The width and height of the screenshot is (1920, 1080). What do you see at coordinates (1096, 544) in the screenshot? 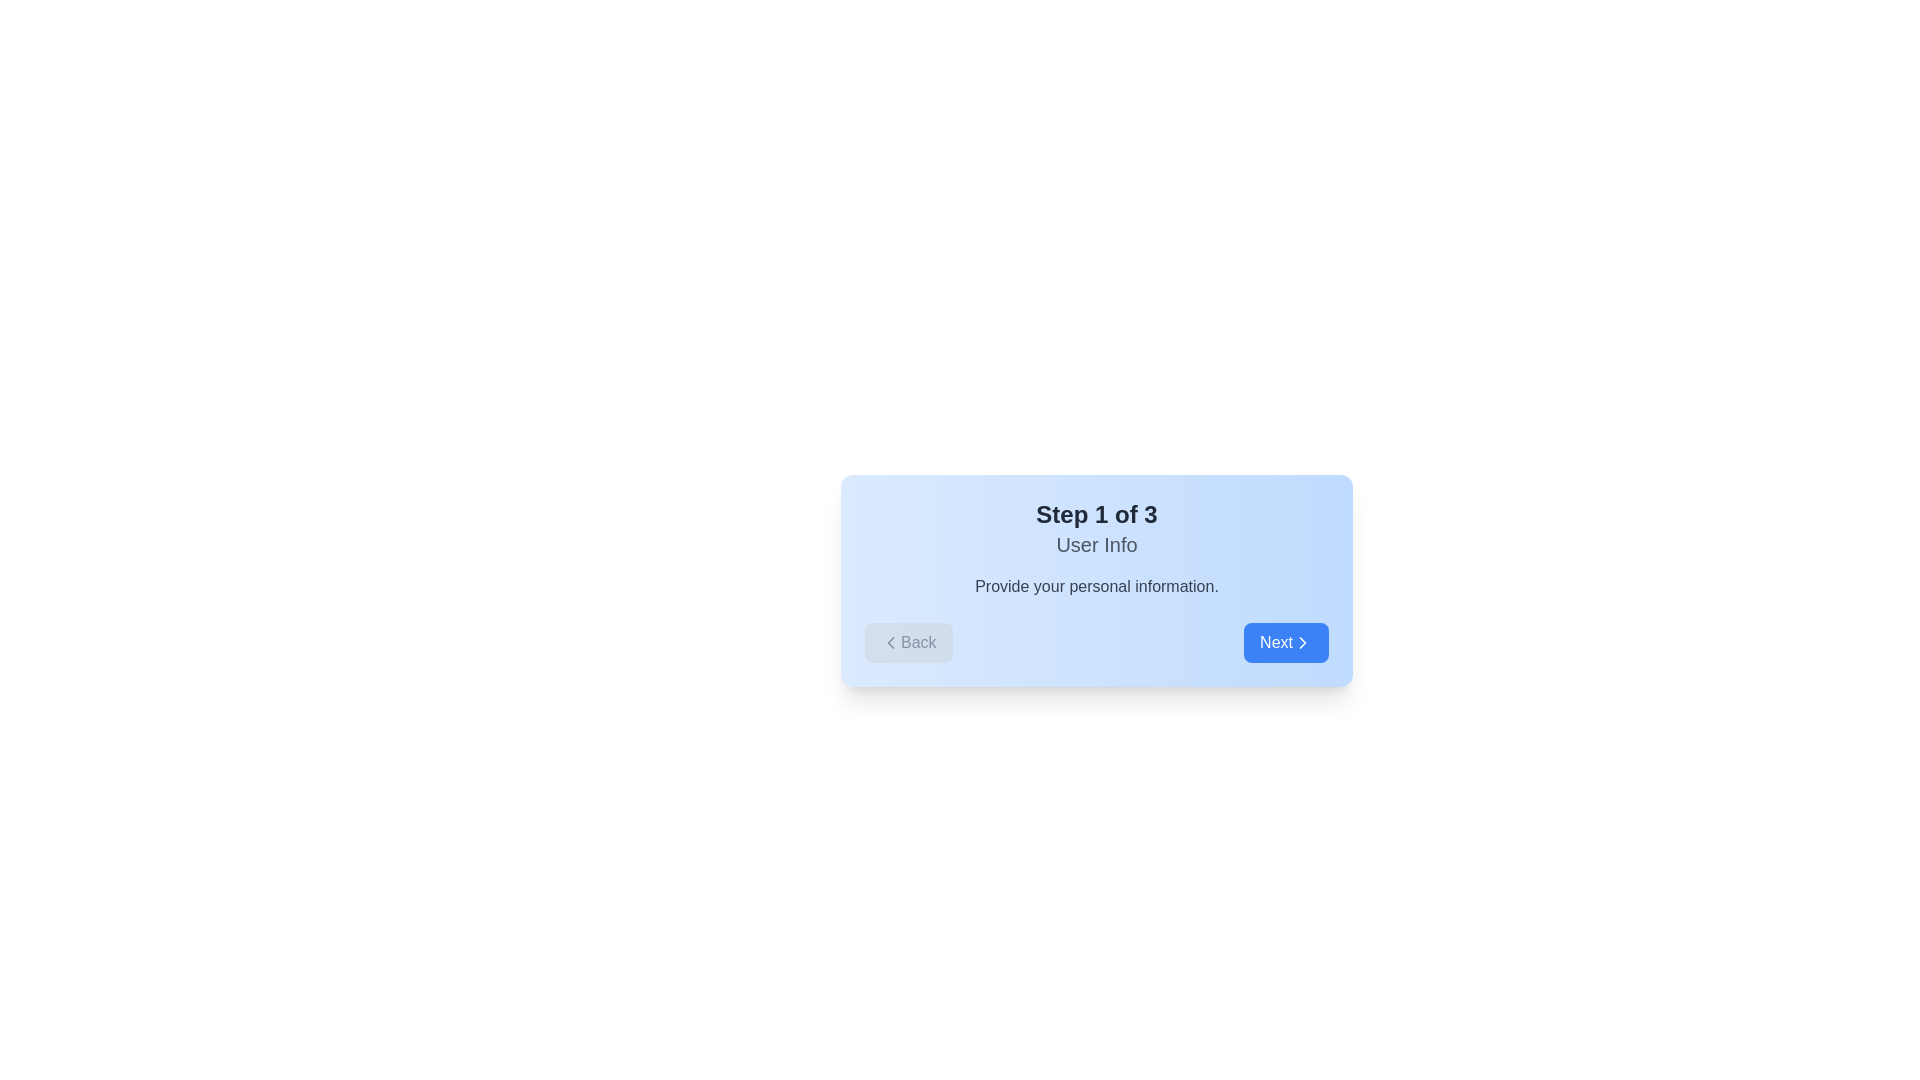
I see `the static text label 'User Info' that serves as a descriptor within the modal, positioned below 'Step 1 of 3'` at bounding box center [1096, 544].